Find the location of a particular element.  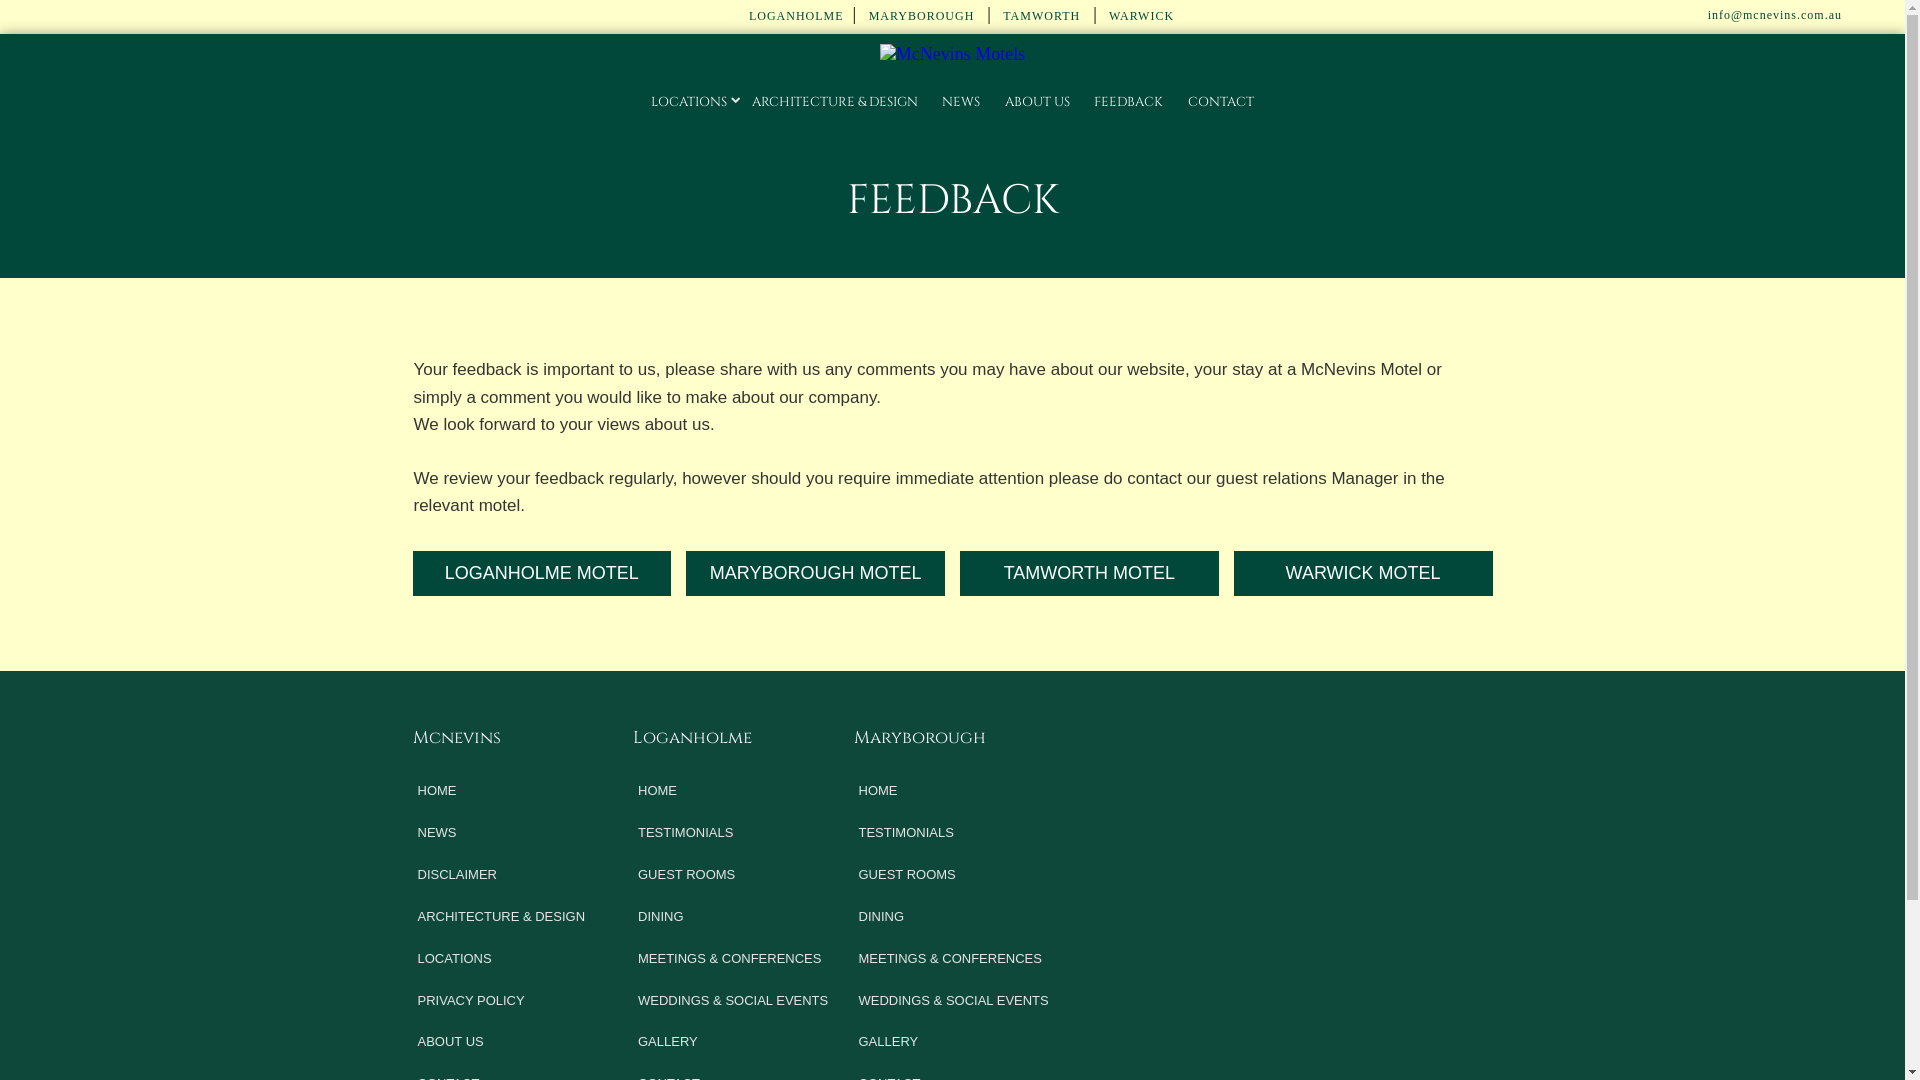

'TESTIMONIALS' is located at coordinates (742, 833).